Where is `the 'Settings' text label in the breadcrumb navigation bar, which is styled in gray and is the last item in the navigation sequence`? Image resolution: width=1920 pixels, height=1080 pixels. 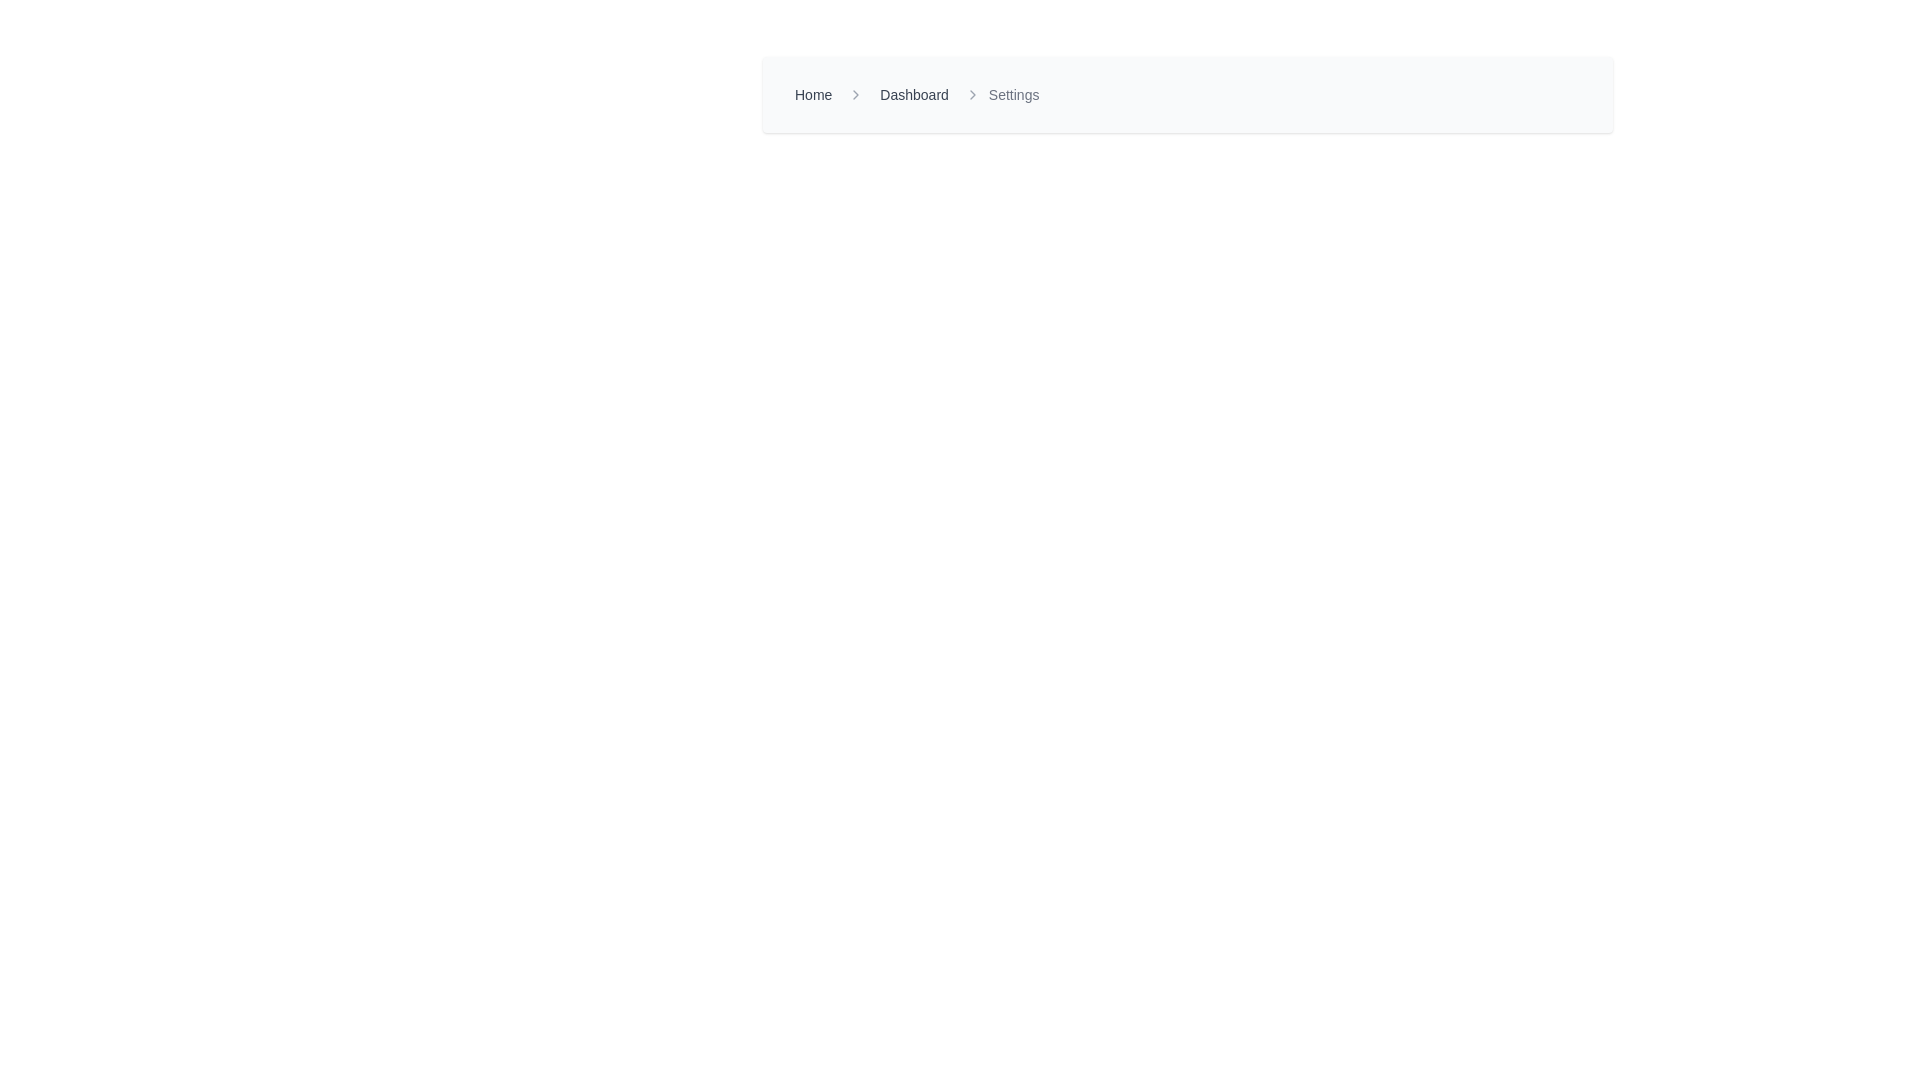 the 'Settings' text label in the breadcrumb navigation bar, which is styled in gray and is the last item in the navigation sequence is located at coordinates (1014, 95).